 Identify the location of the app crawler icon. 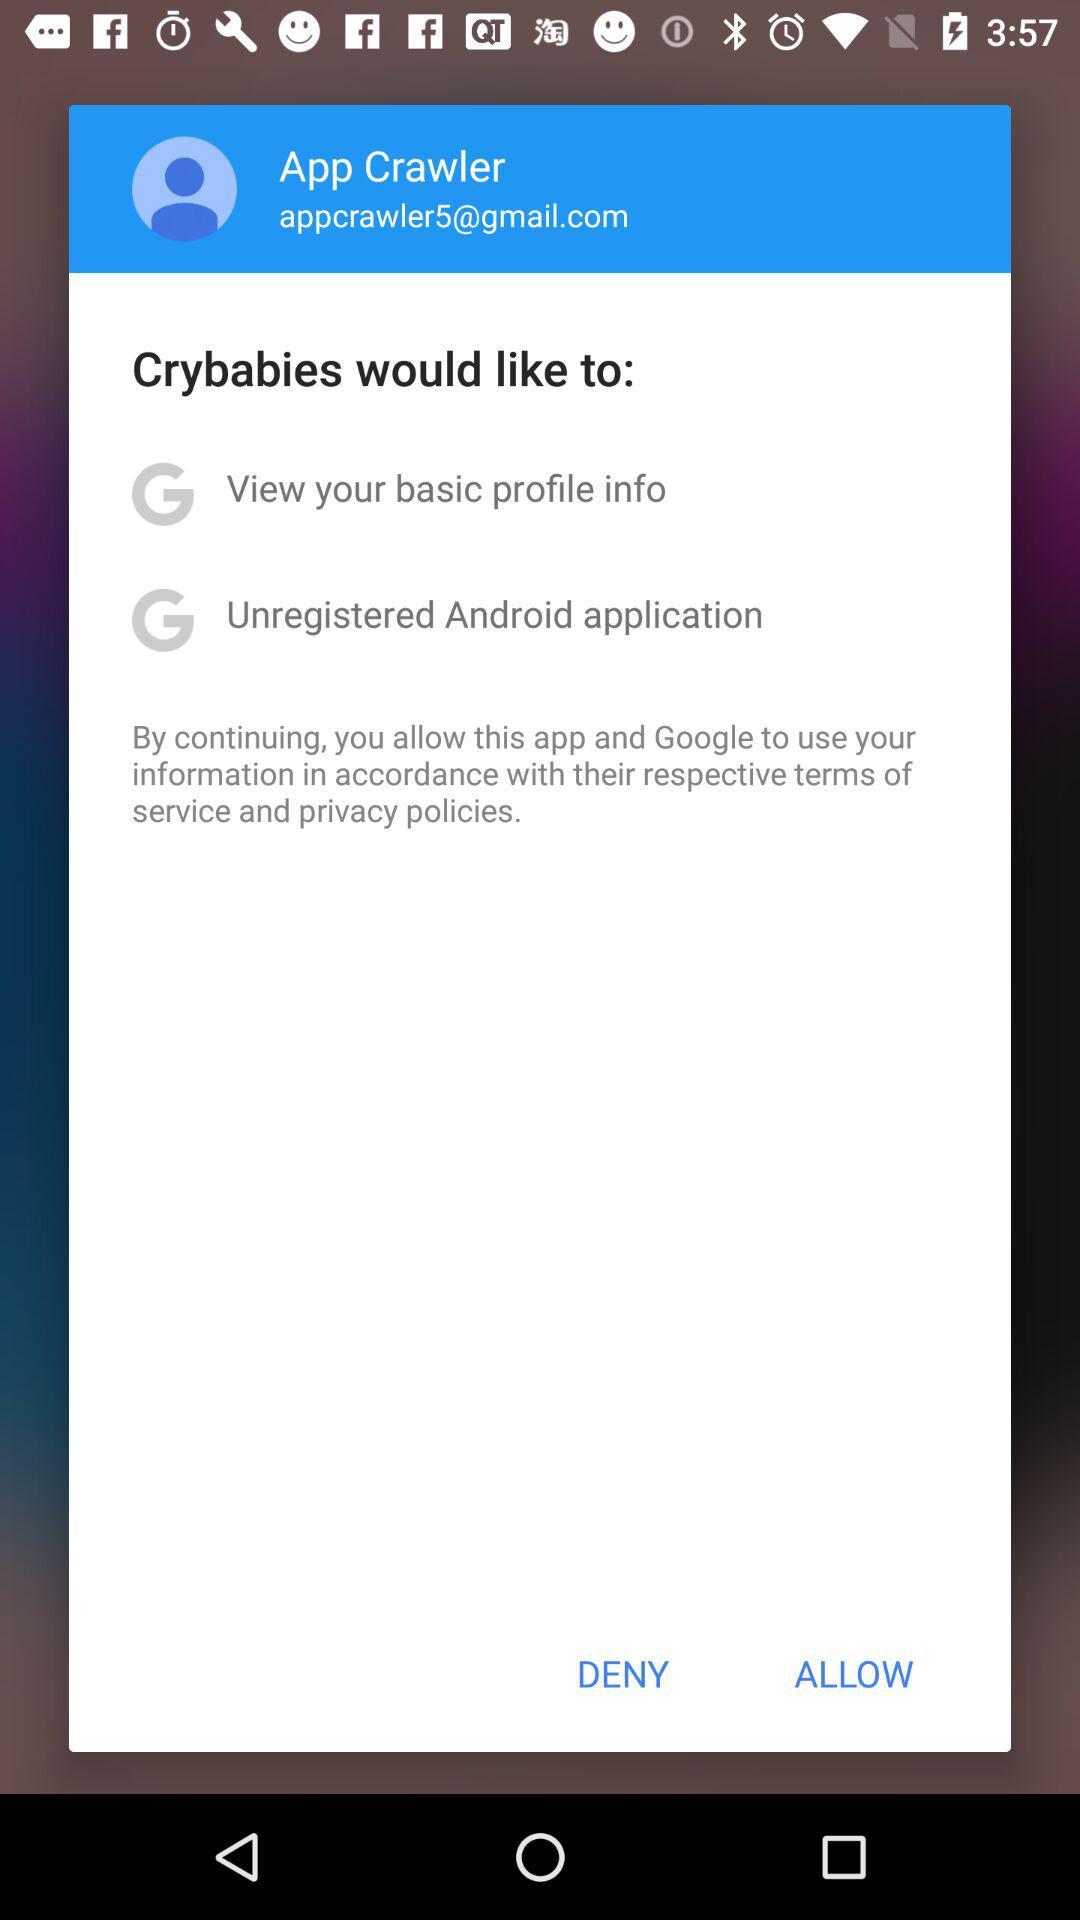
(392, 164).